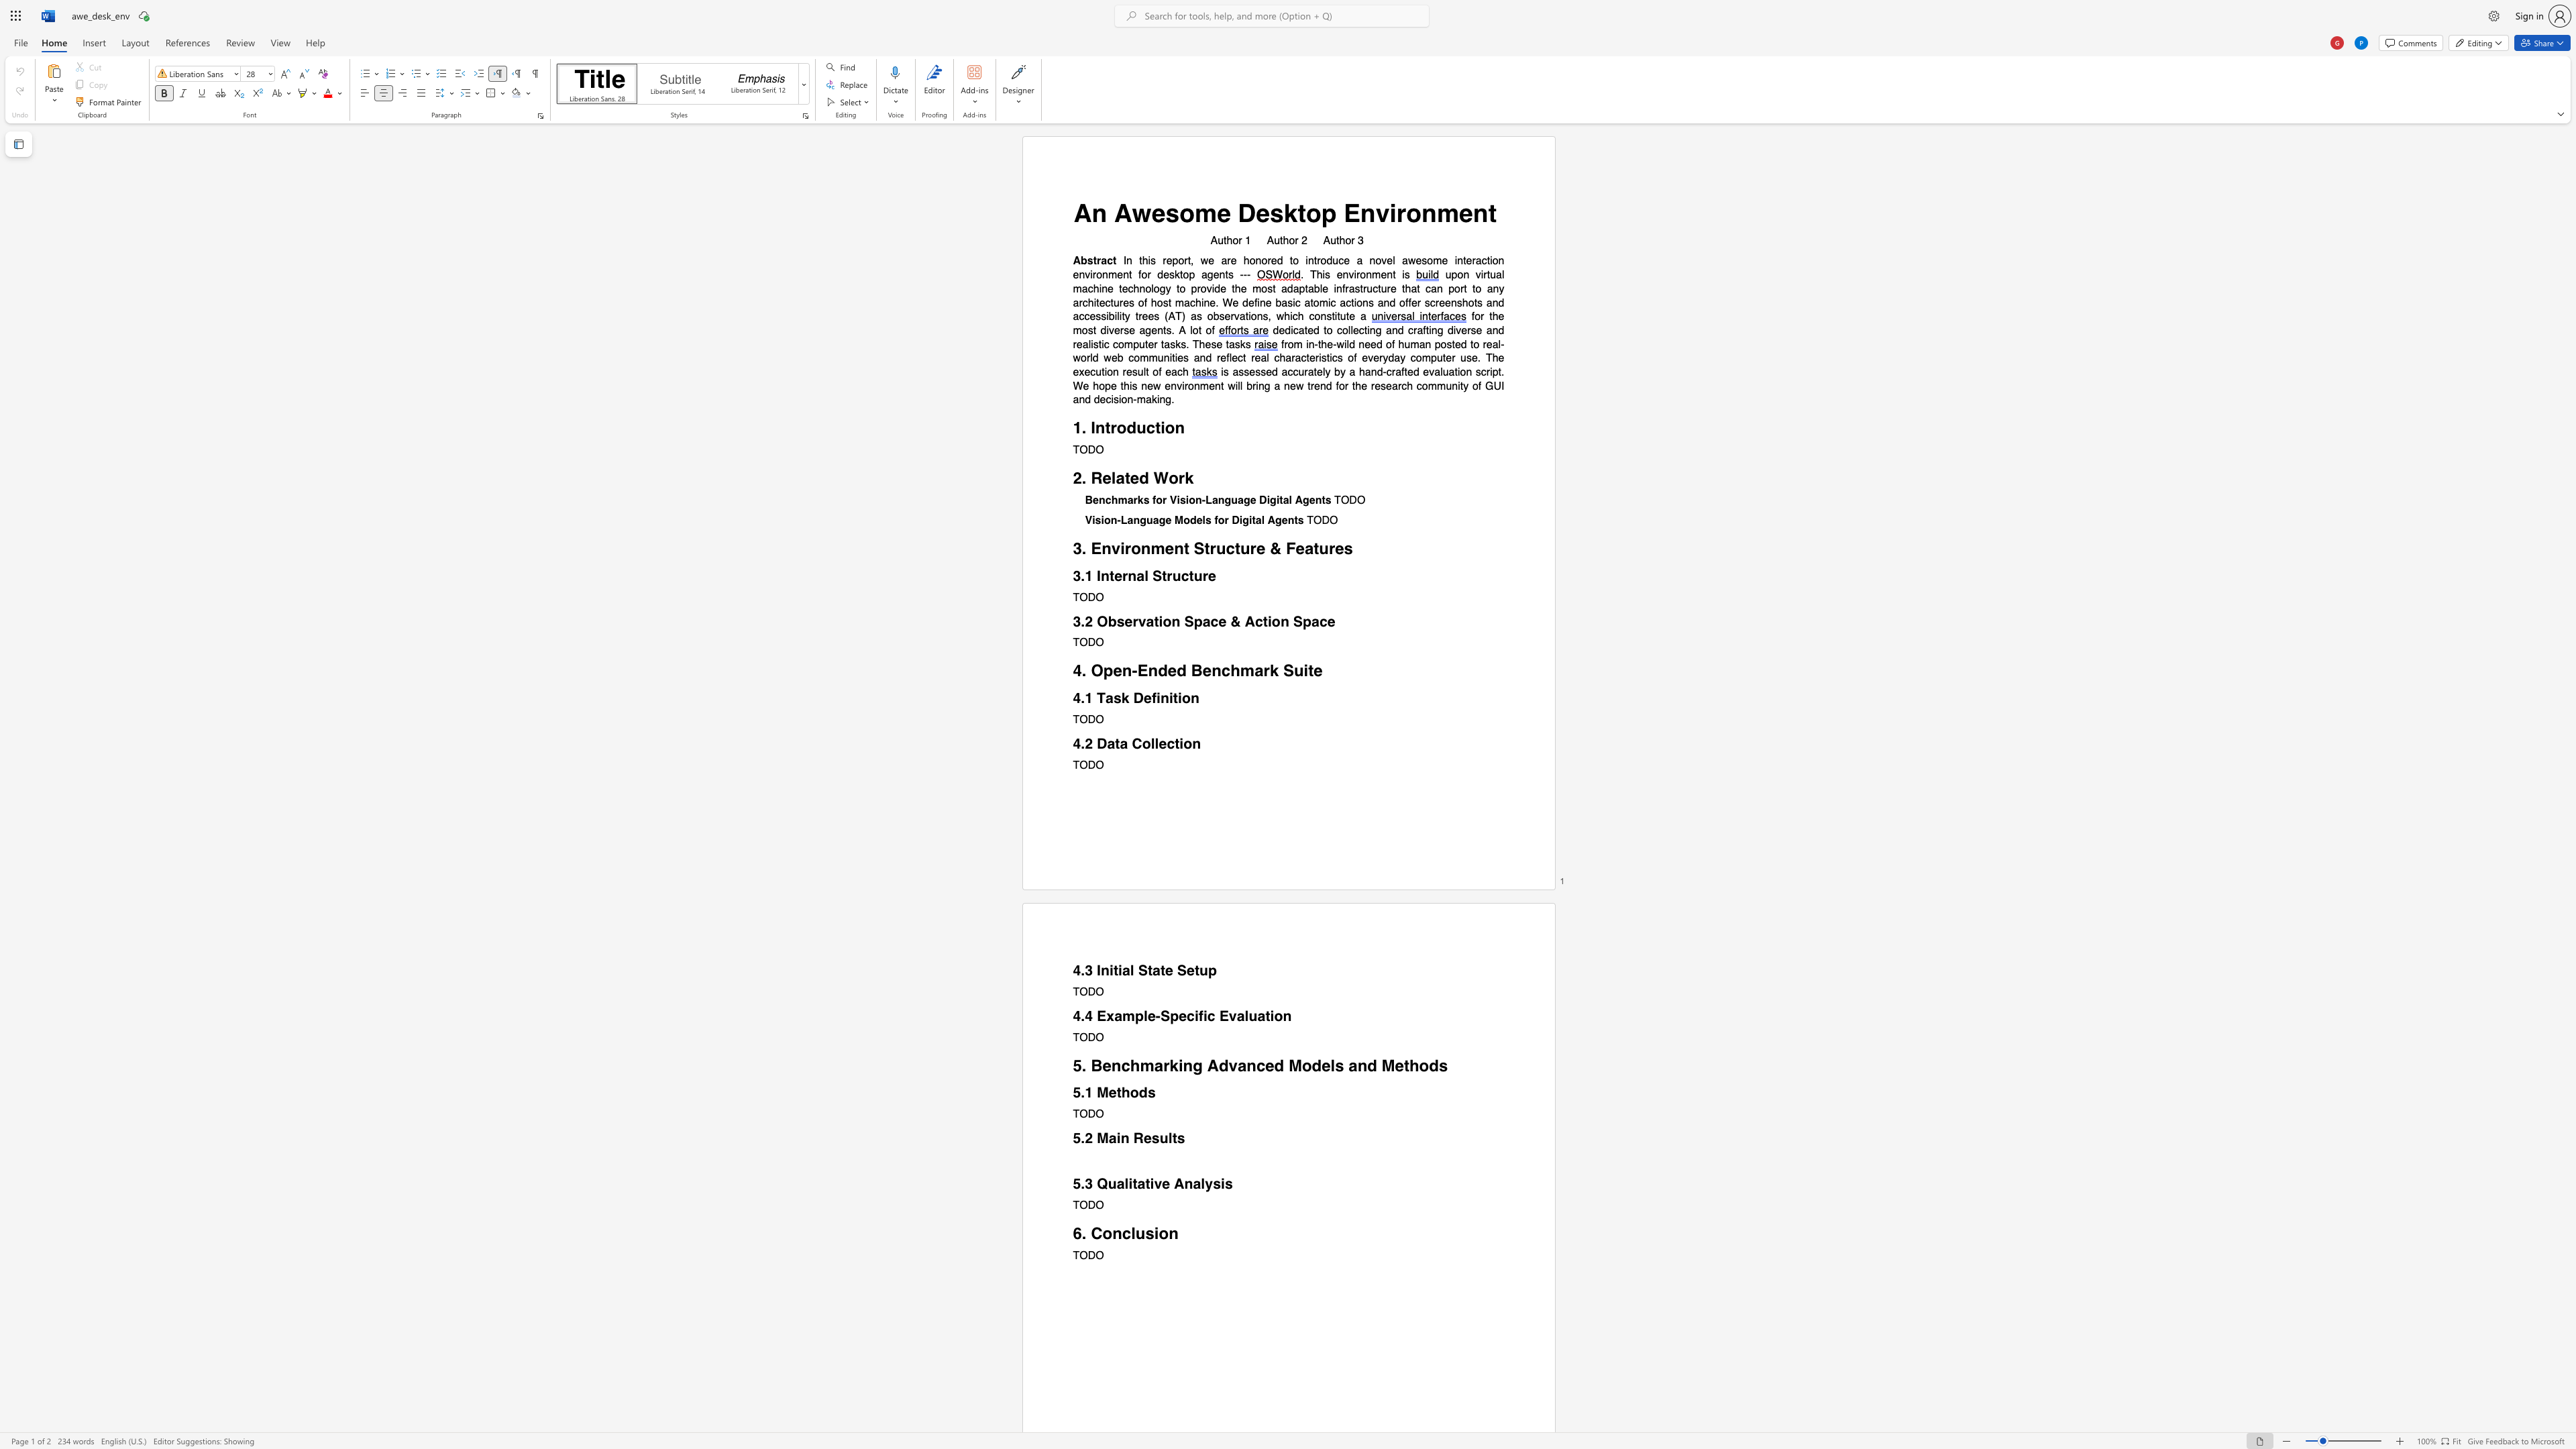 The width and height of the screenshot is (2576, 1449). What do you see at coordinates (1145, 520) in the screenshot?
I see `the subset text "uage Models for" within the text "Vision-Language Models for Digital Agents"` at bounding box center [1145, 520].